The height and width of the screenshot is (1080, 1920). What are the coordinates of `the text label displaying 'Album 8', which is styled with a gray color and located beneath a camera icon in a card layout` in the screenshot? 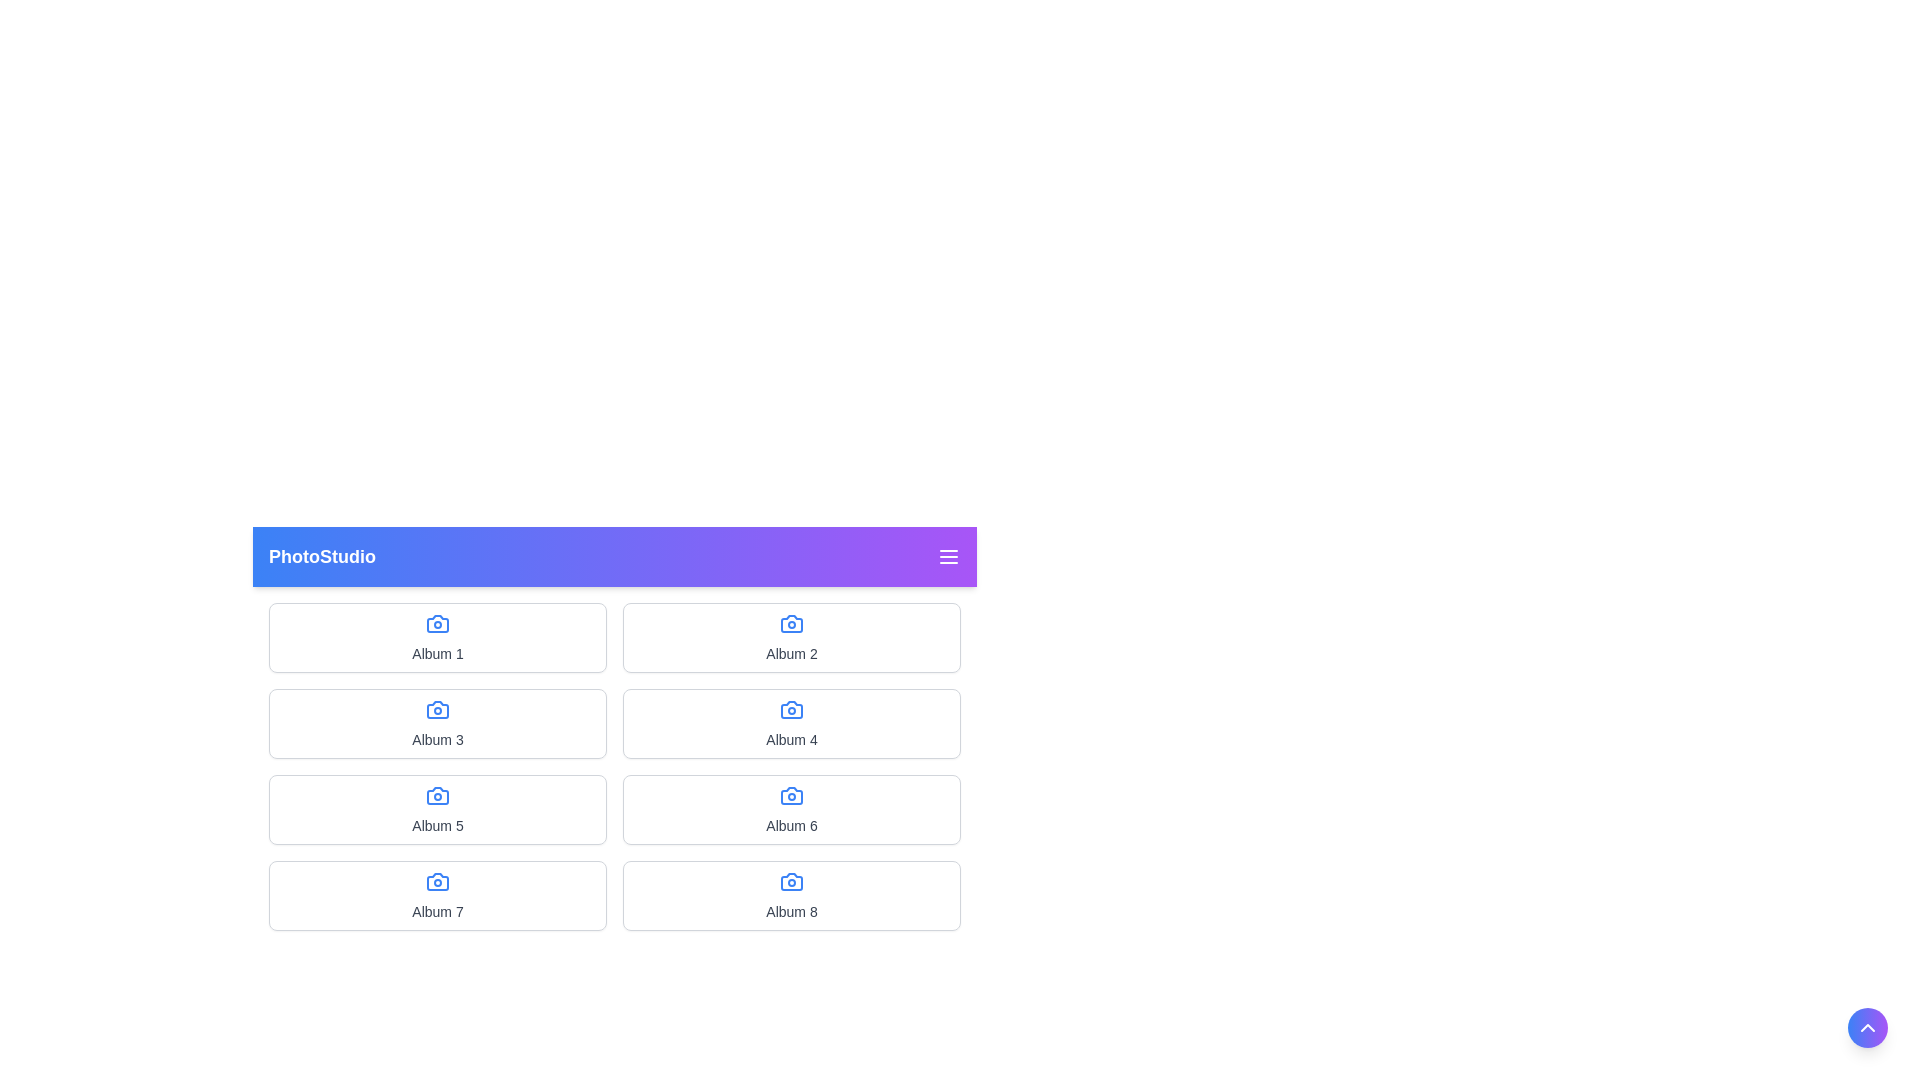 It's located at (791, 911).